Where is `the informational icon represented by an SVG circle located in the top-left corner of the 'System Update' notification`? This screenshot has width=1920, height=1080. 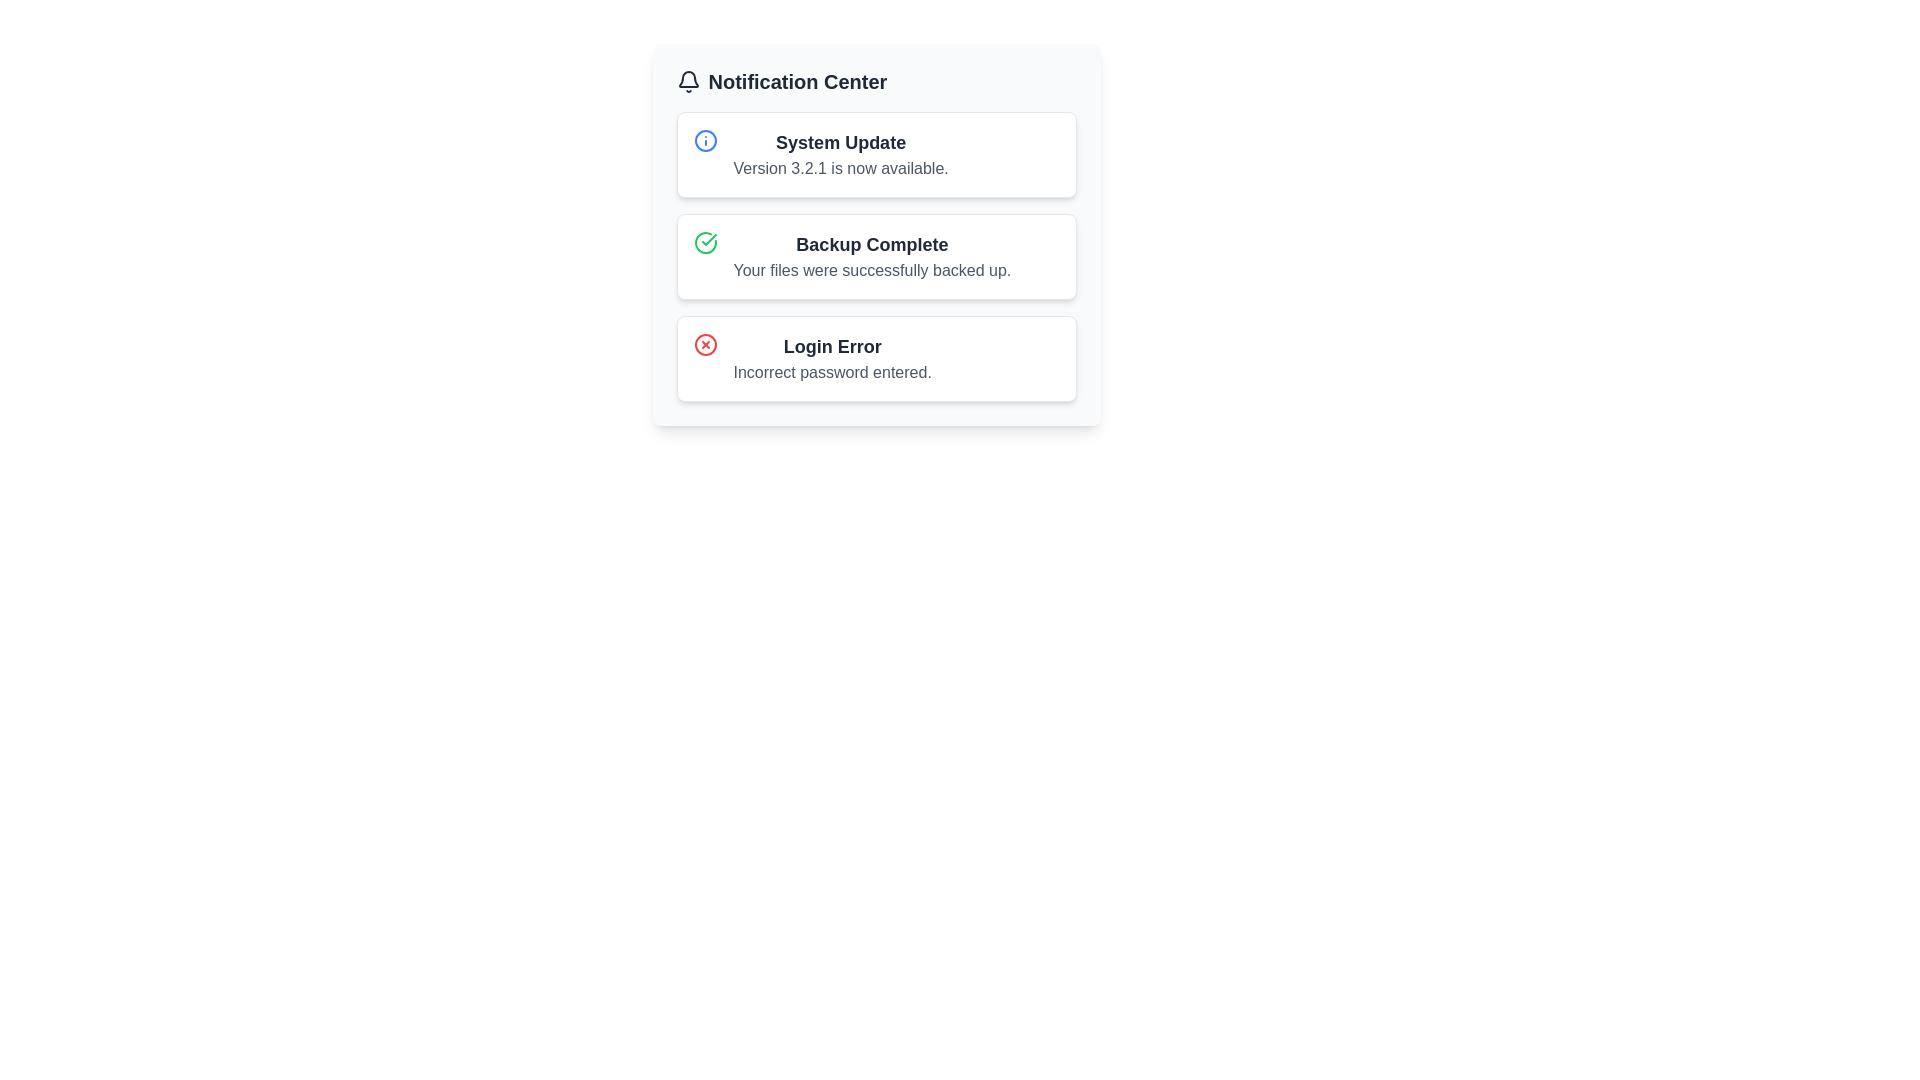
the informational icon represented by an SVG circle located in the top-left corner of the 'System Update' notification is located at coordinates (705, 140).